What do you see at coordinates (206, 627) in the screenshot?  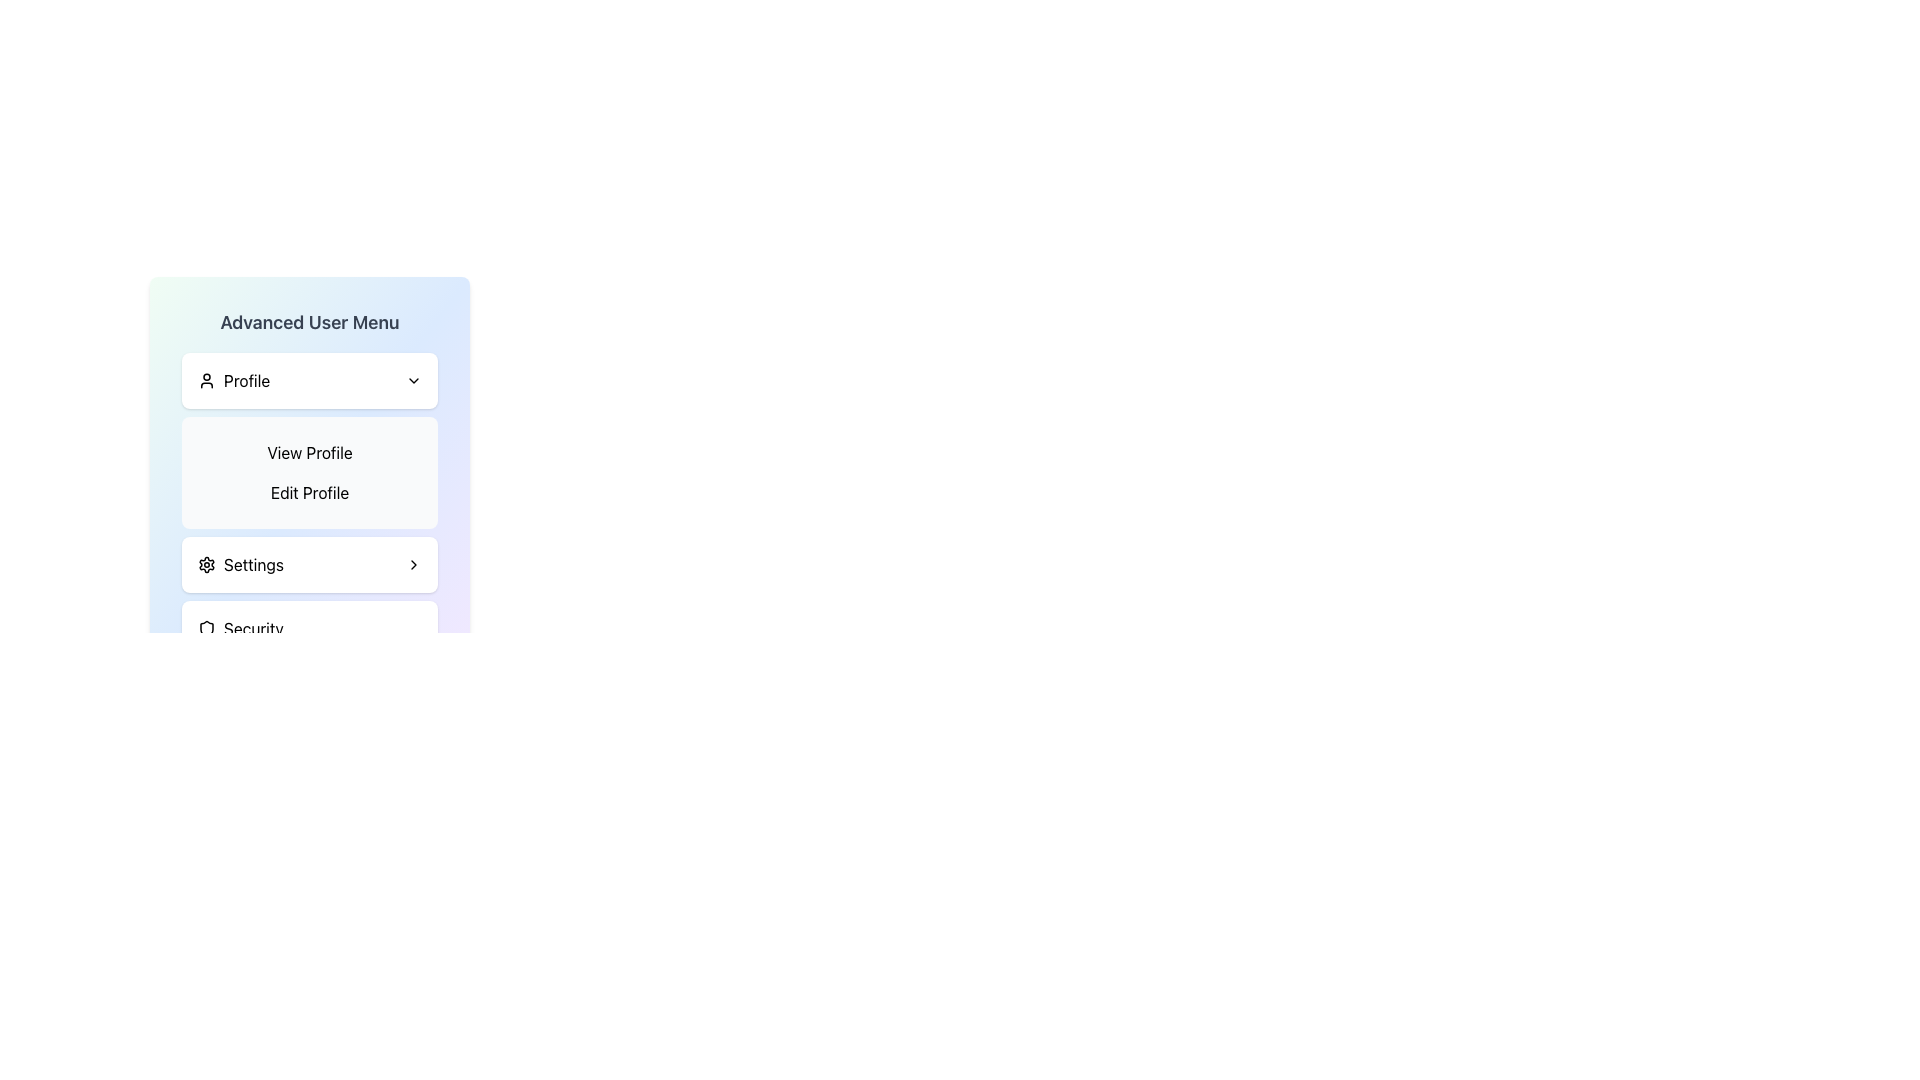 I see `the sleek, modern shield-shaped icon located to the left of the text 'Security' in the vertical menu` at bounding box center [206, 627].